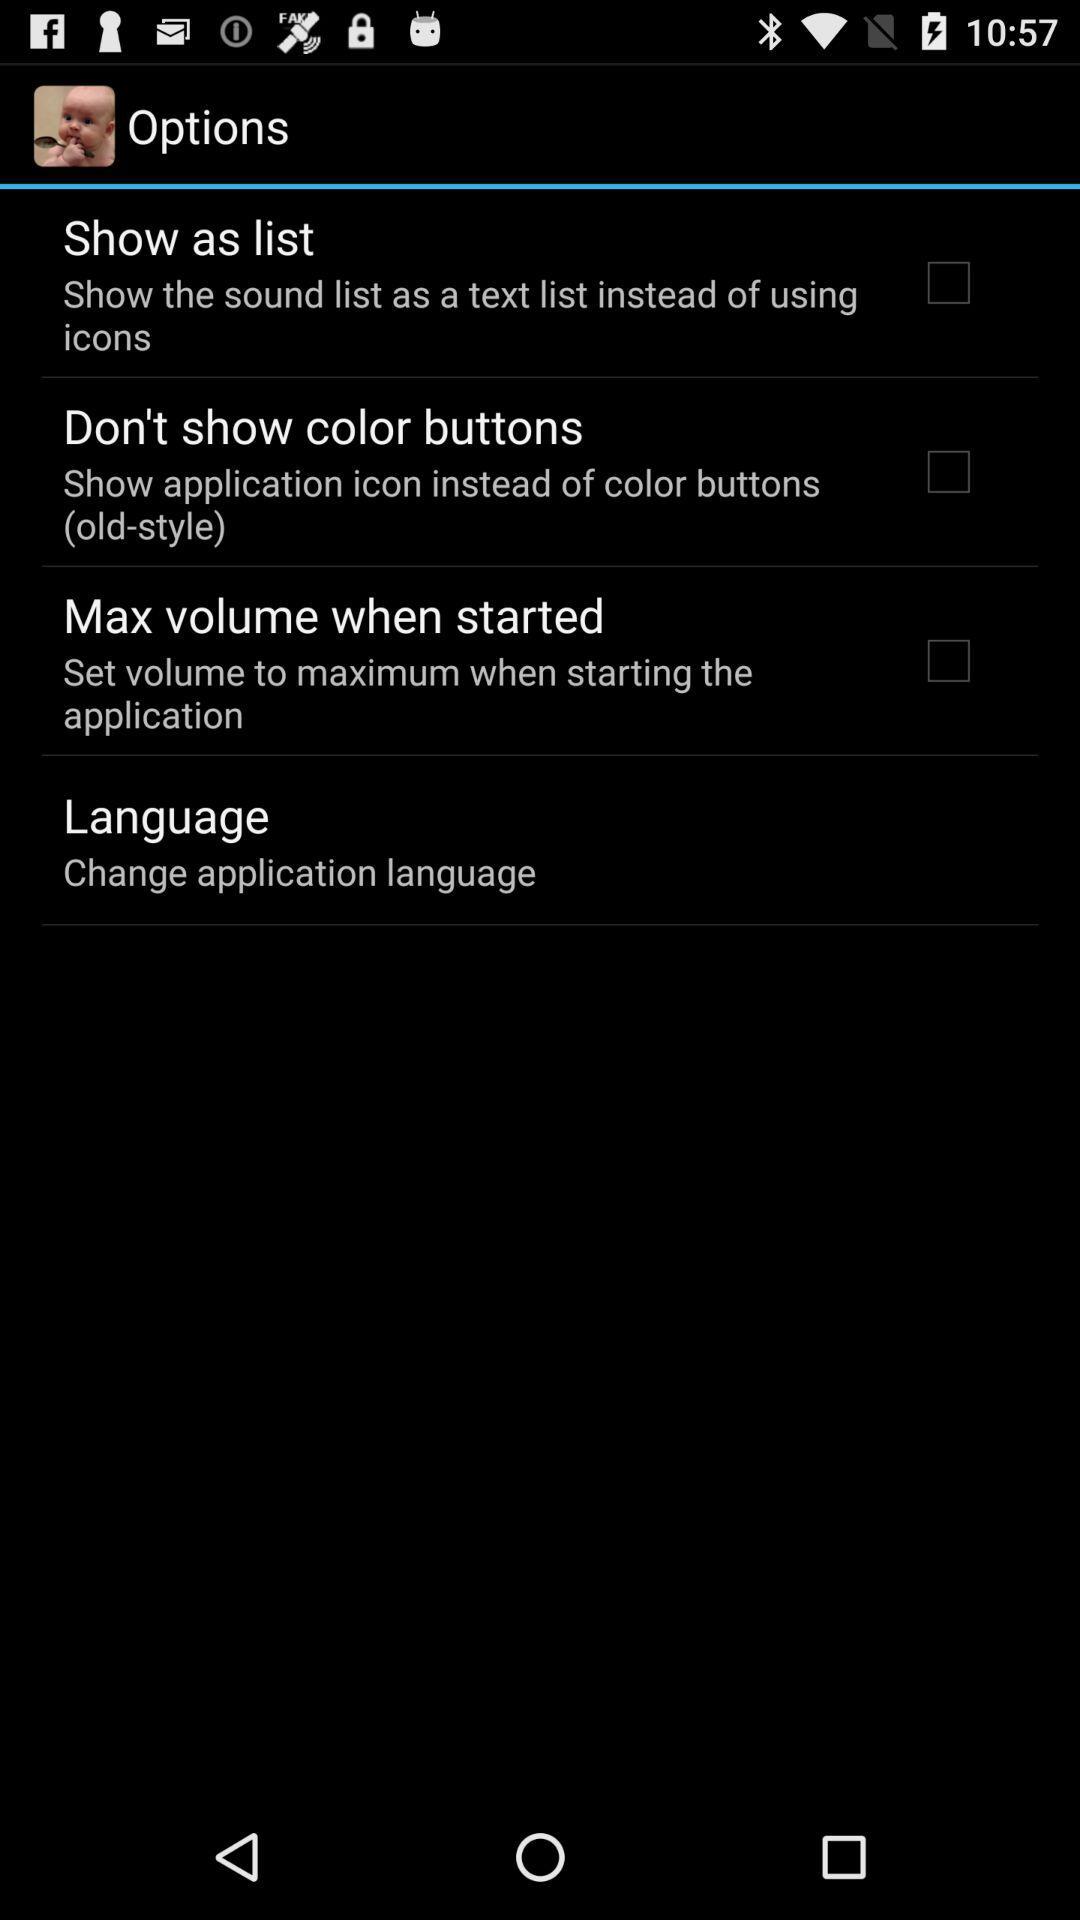  I want to click on show the sound icon, so click(463, 313).